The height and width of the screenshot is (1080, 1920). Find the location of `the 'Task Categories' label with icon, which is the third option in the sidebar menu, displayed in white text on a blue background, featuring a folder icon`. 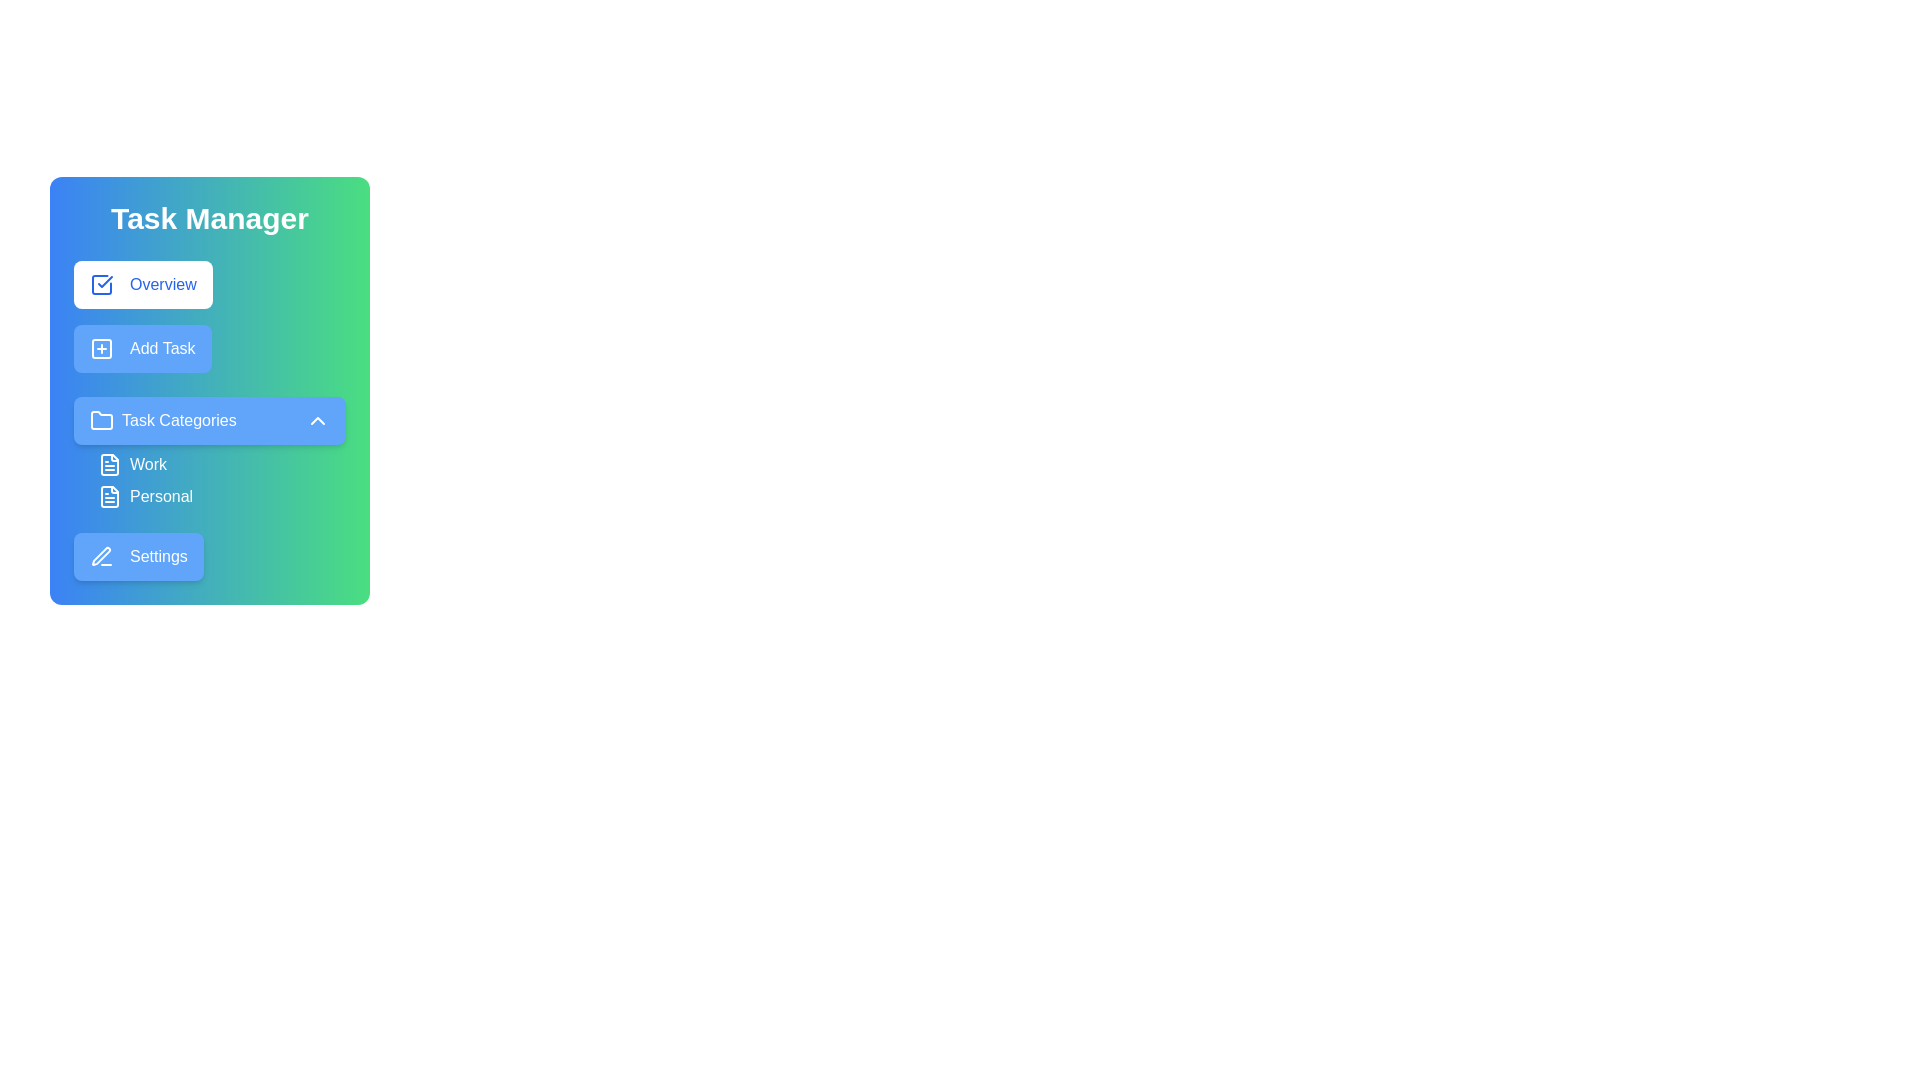

the 'Task Categories' label with icon, which is the third option in the sidebar menu, displayed in white text on a blue background, featuring a folder icon is located at coordinates (163, 419).